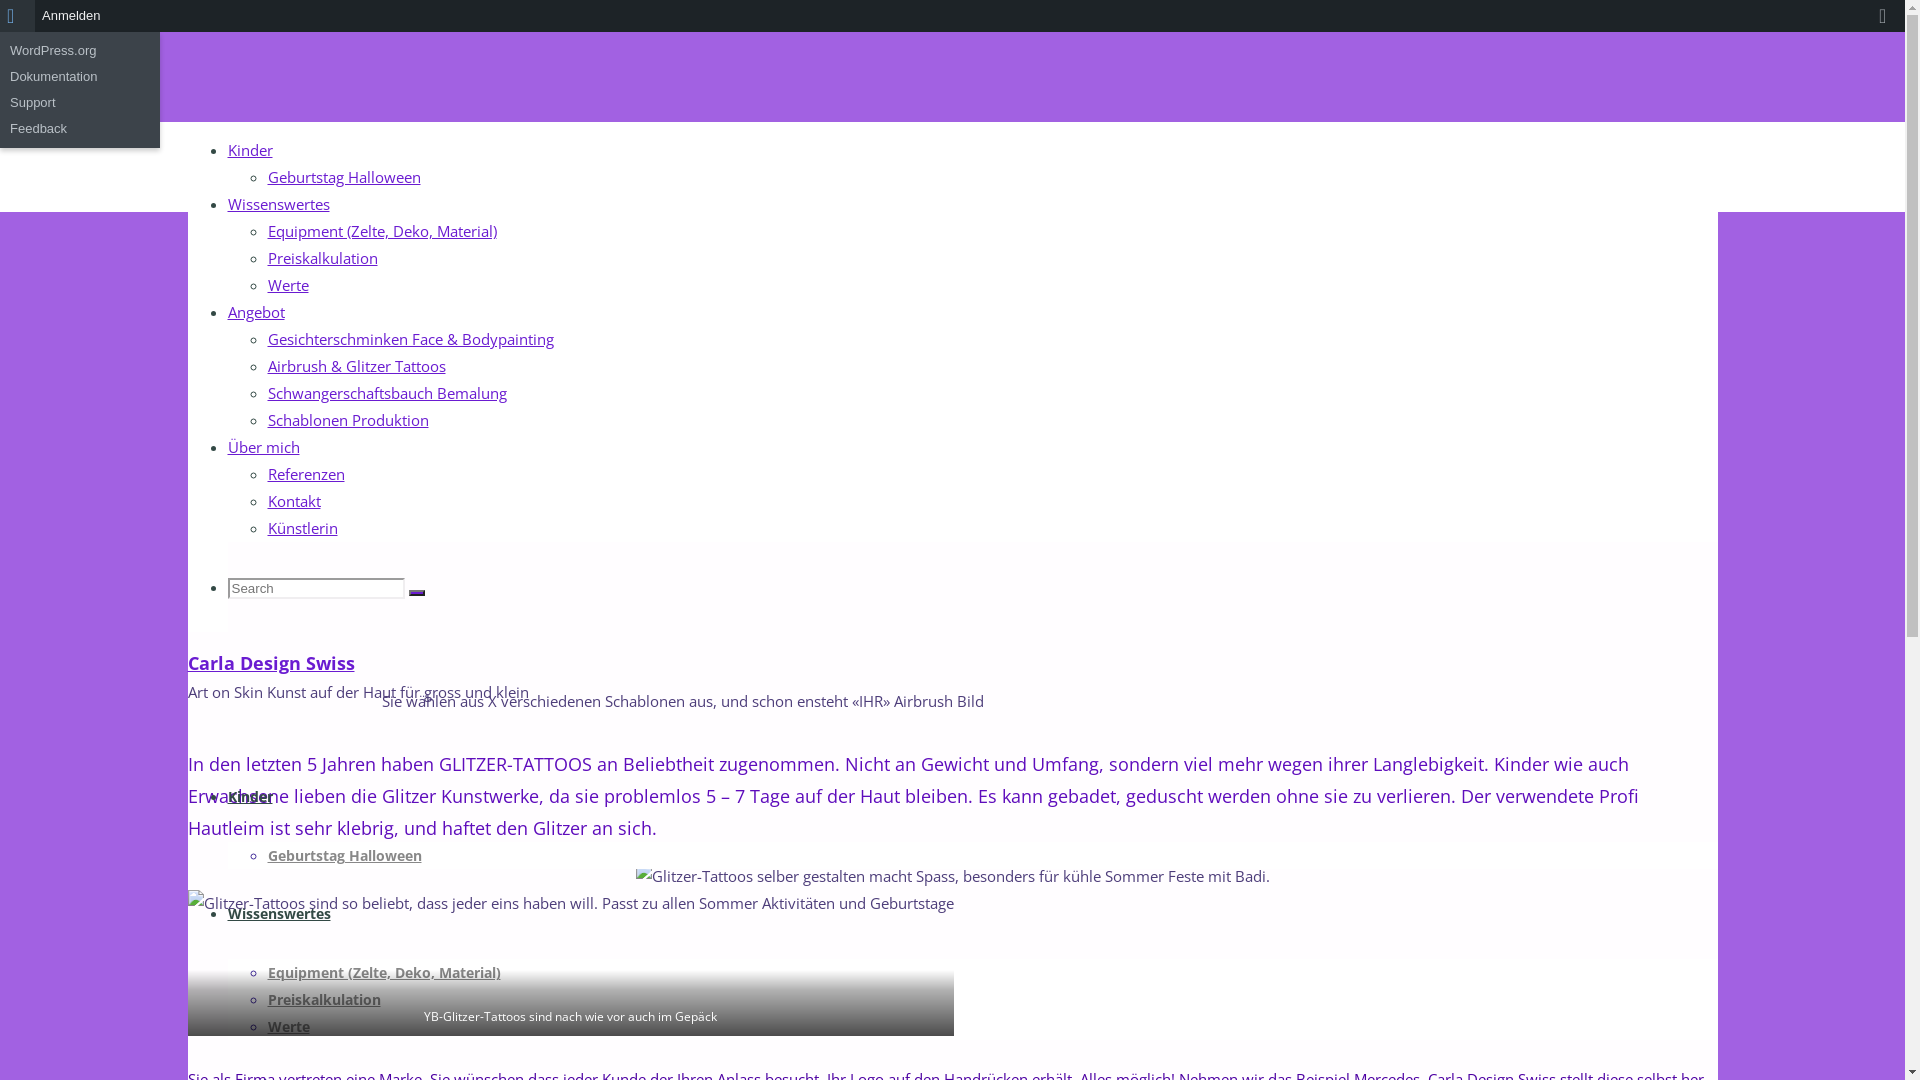 The width and height of the screenshot is (1920, 1080). I want to click on 'Kontakt', so click(293, 500).